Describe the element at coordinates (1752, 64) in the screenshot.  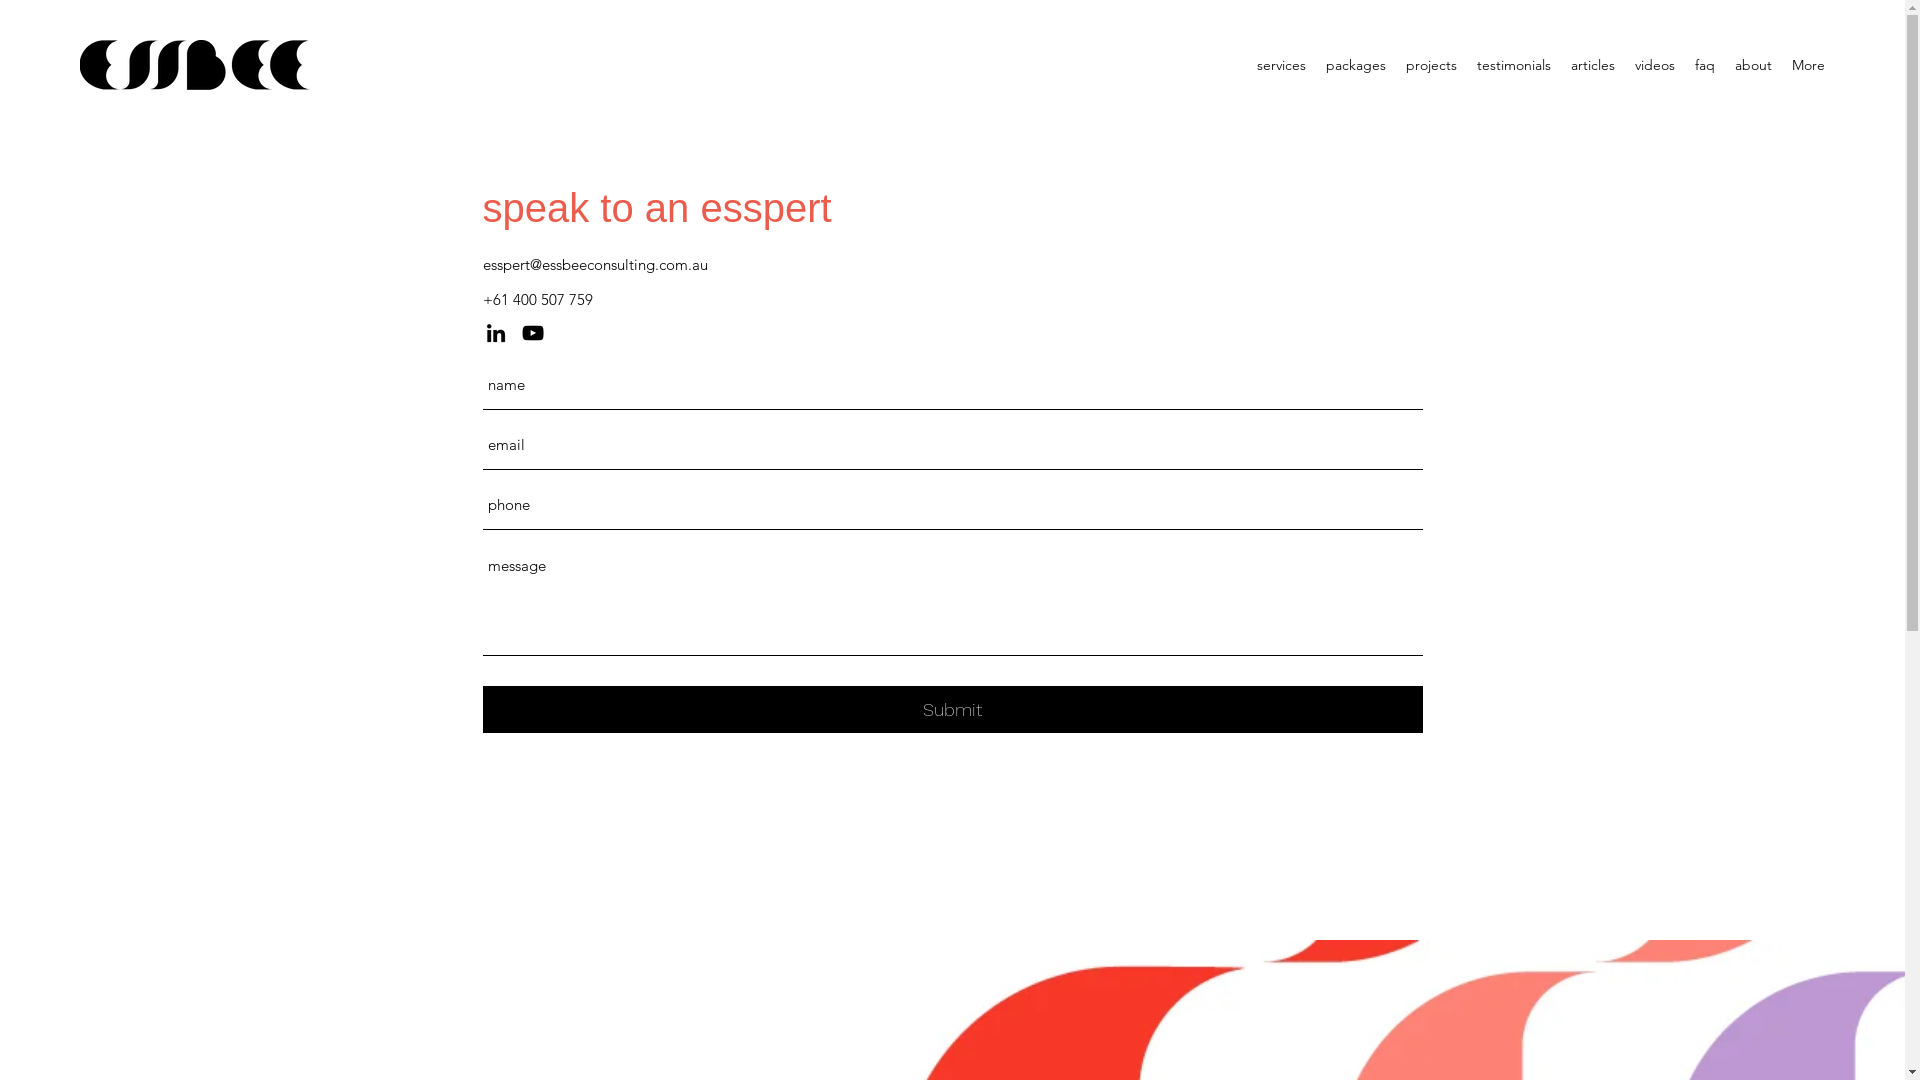
I see `'about'` at that location.